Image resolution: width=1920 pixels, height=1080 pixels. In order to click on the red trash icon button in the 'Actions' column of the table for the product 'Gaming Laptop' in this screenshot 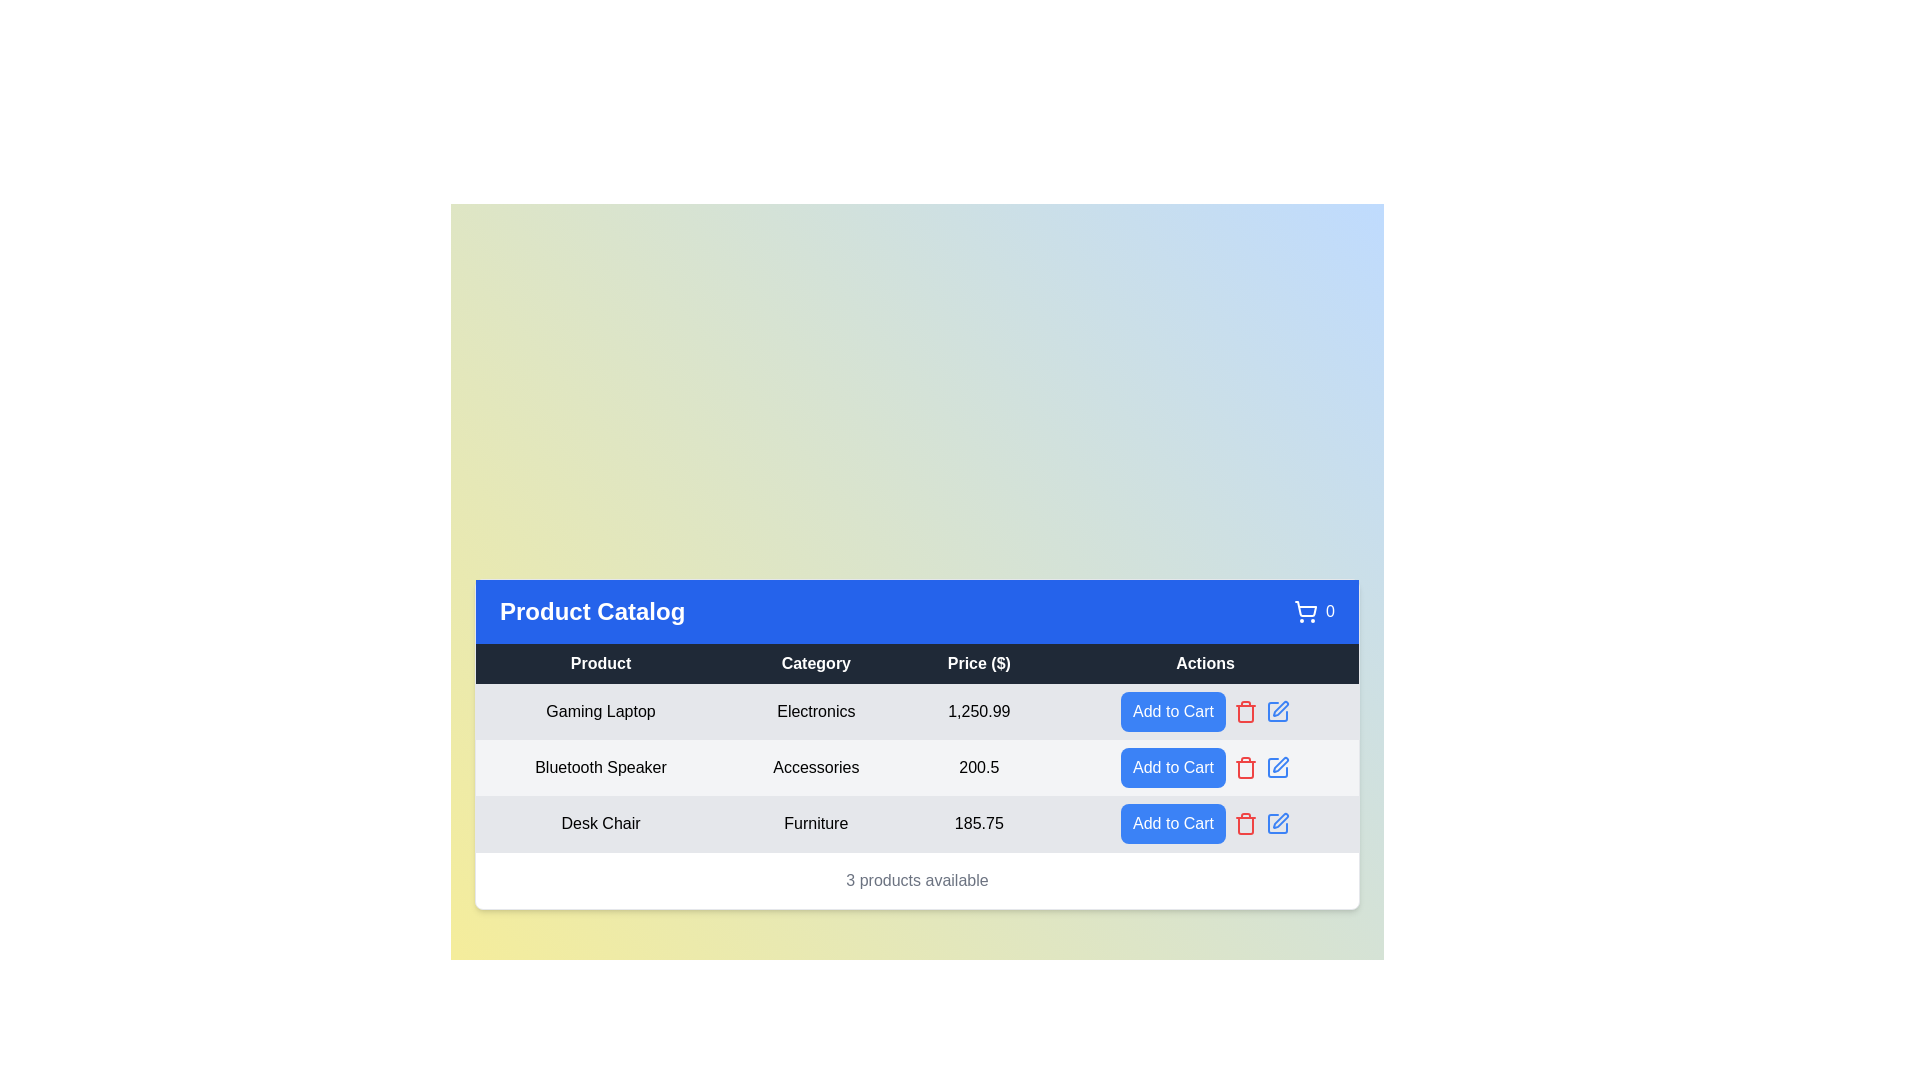, I will do `click(1244, 710)`.